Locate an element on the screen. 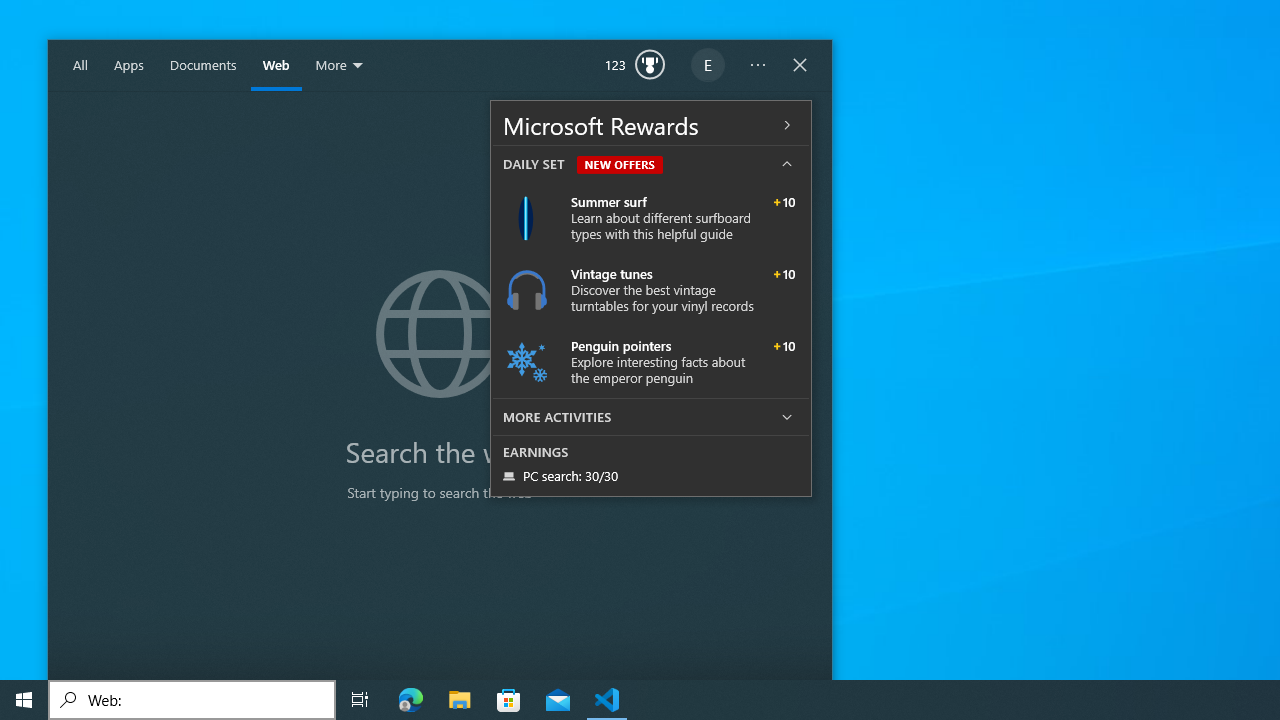  'Microsoft Rewards' is located at coordinates (650, 124).